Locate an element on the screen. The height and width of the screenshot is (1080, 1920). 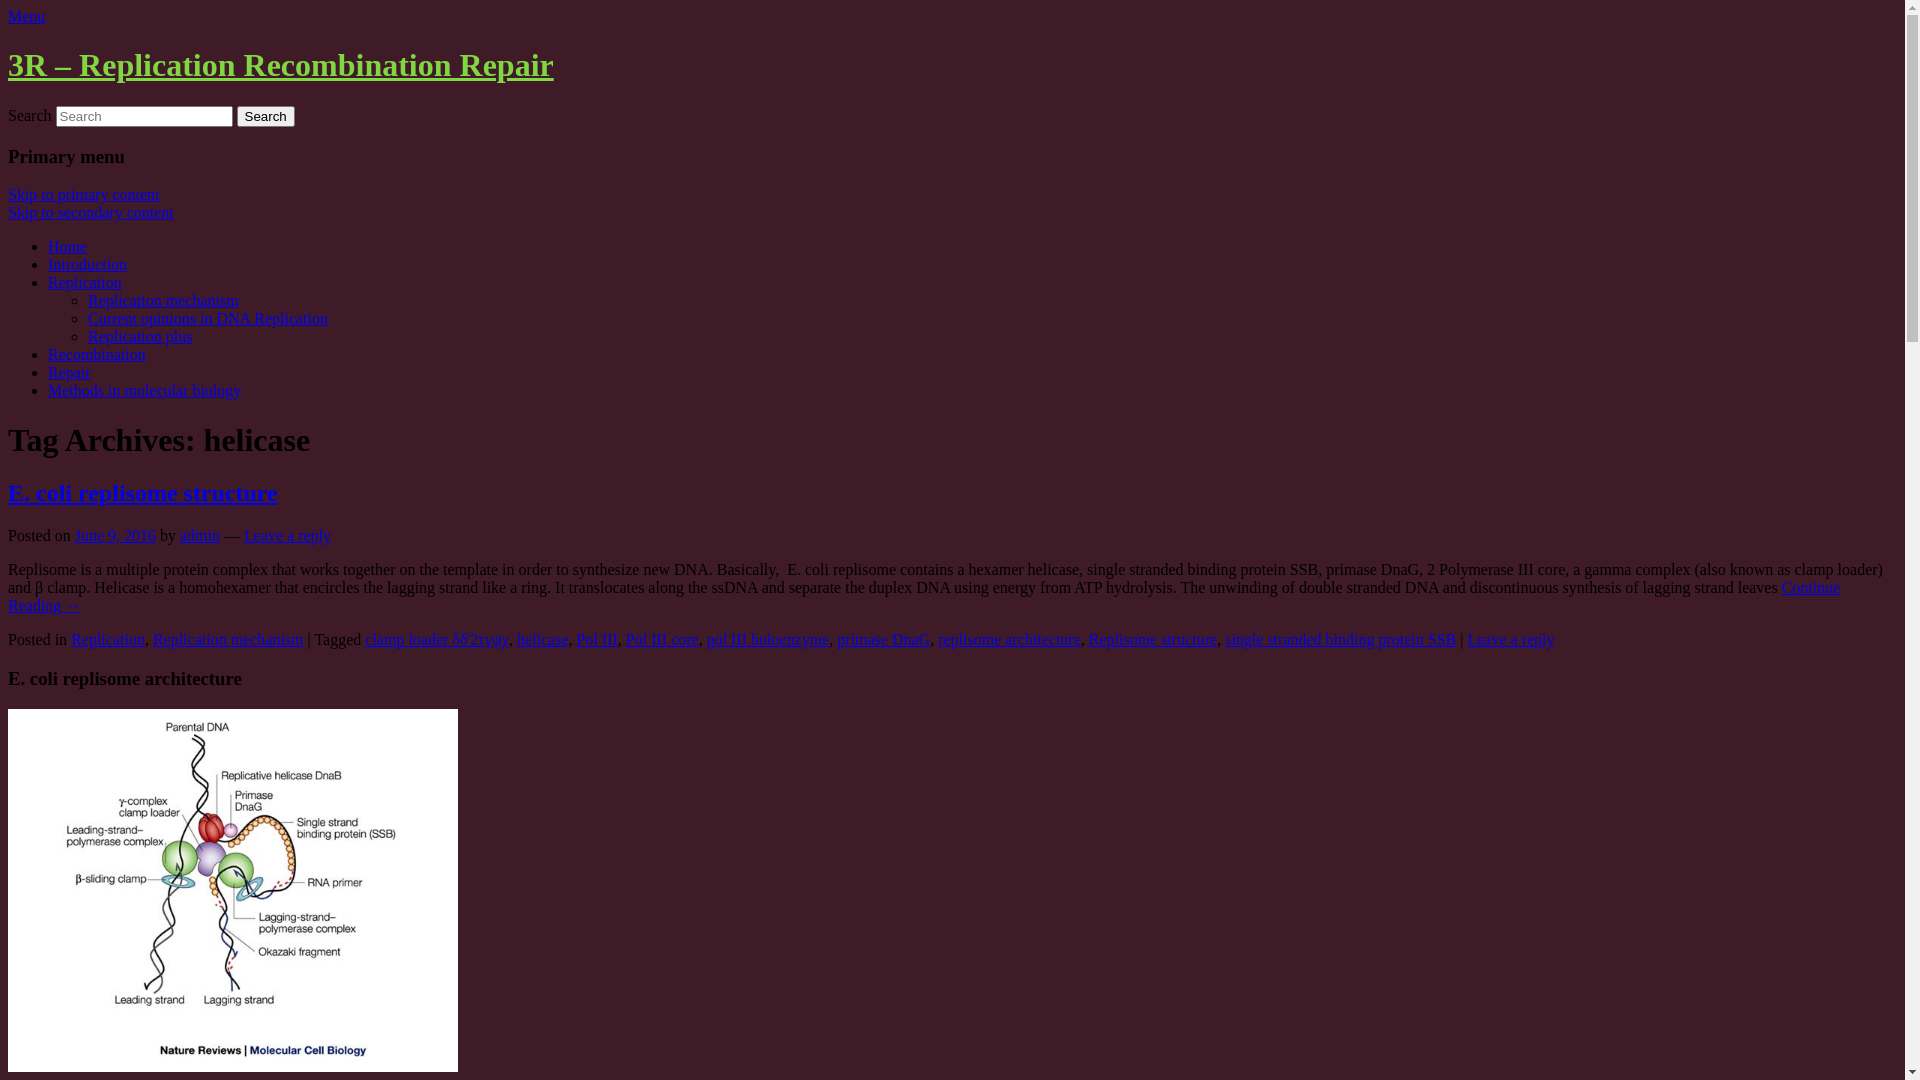
'Pol III' is located at coordinates (595, 639).